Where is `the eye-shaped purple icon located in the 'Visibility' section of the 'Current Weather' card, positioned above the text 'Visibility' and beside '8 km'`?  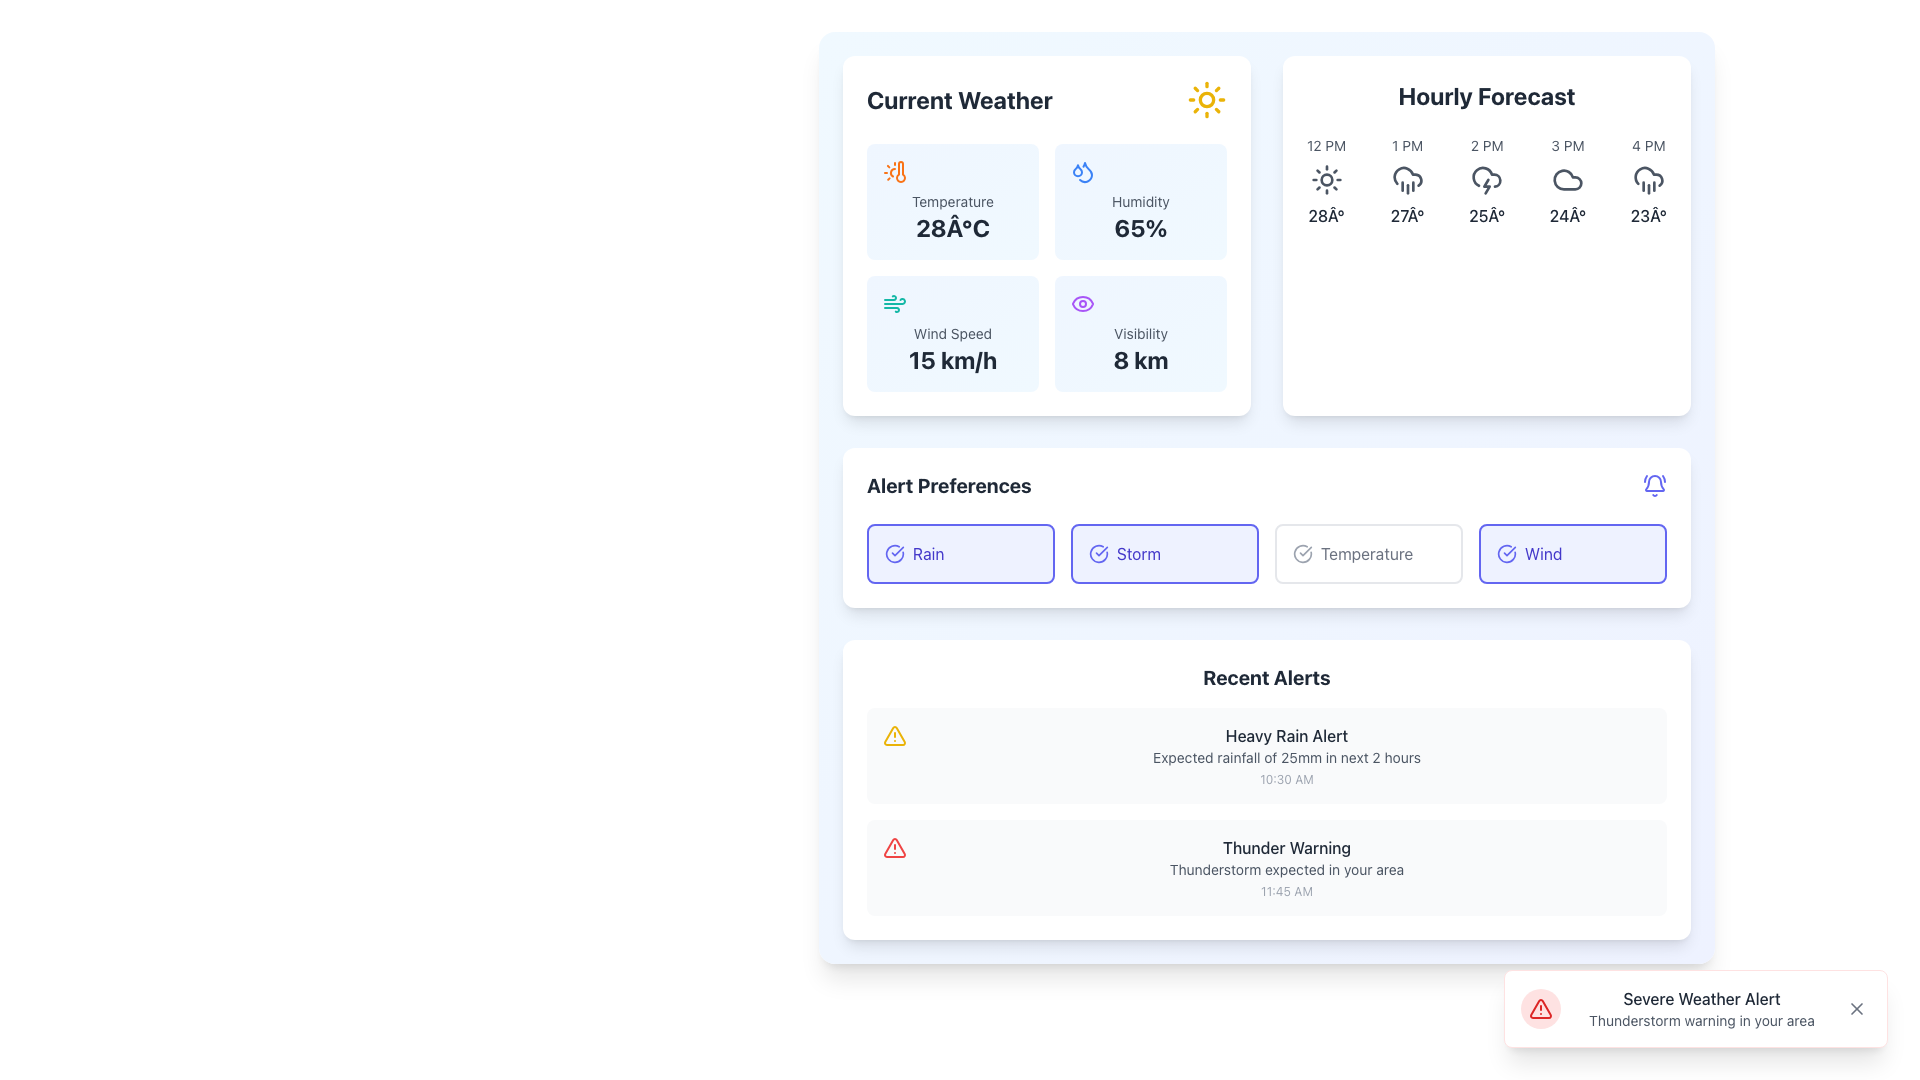 the eye-shaped purple icon located in the 'Visibility' section of the 'Current Weather' card, positioned above the text 'Visibility' and beside '8 km' is located at coordinates (1082, 304).